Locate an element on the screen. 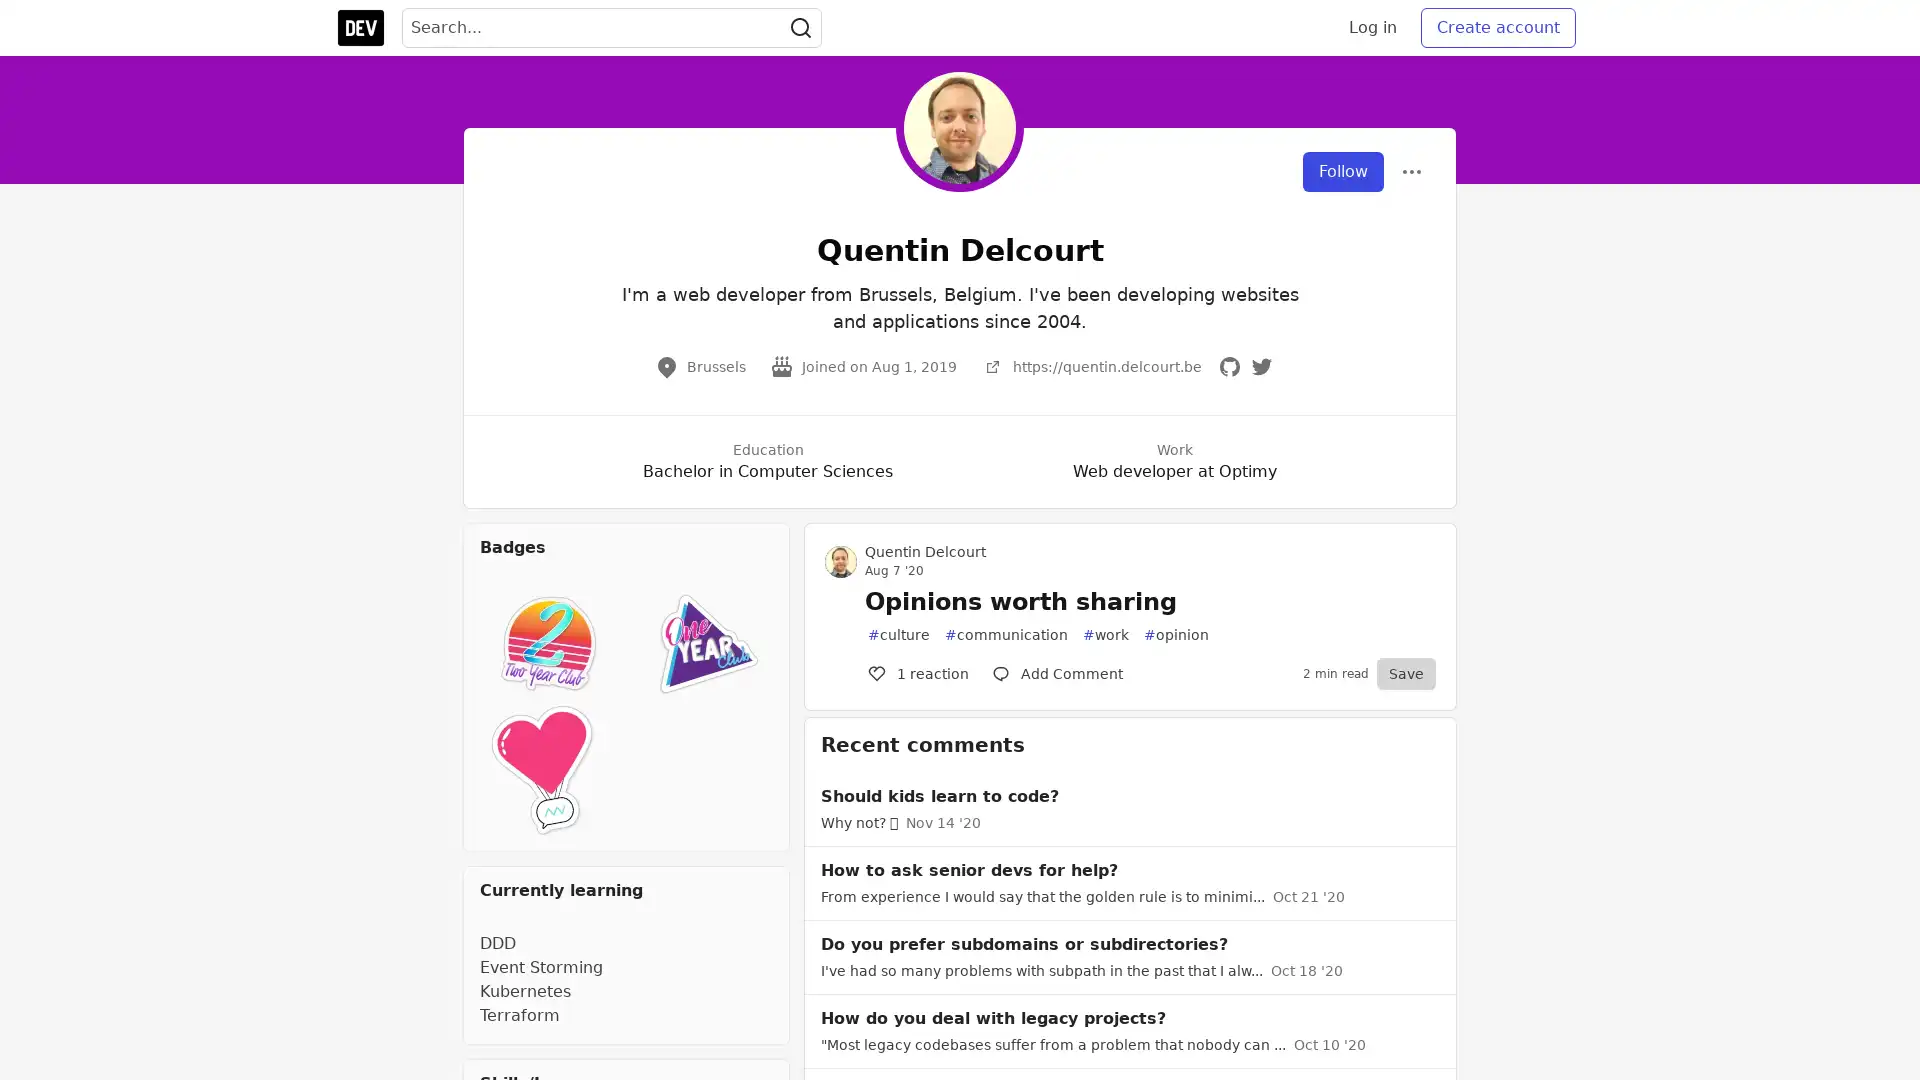 The width and height of the screenshot is (1920, 1080). Follow user: Quentin Delcourt is located at coordinates (1343, 171).